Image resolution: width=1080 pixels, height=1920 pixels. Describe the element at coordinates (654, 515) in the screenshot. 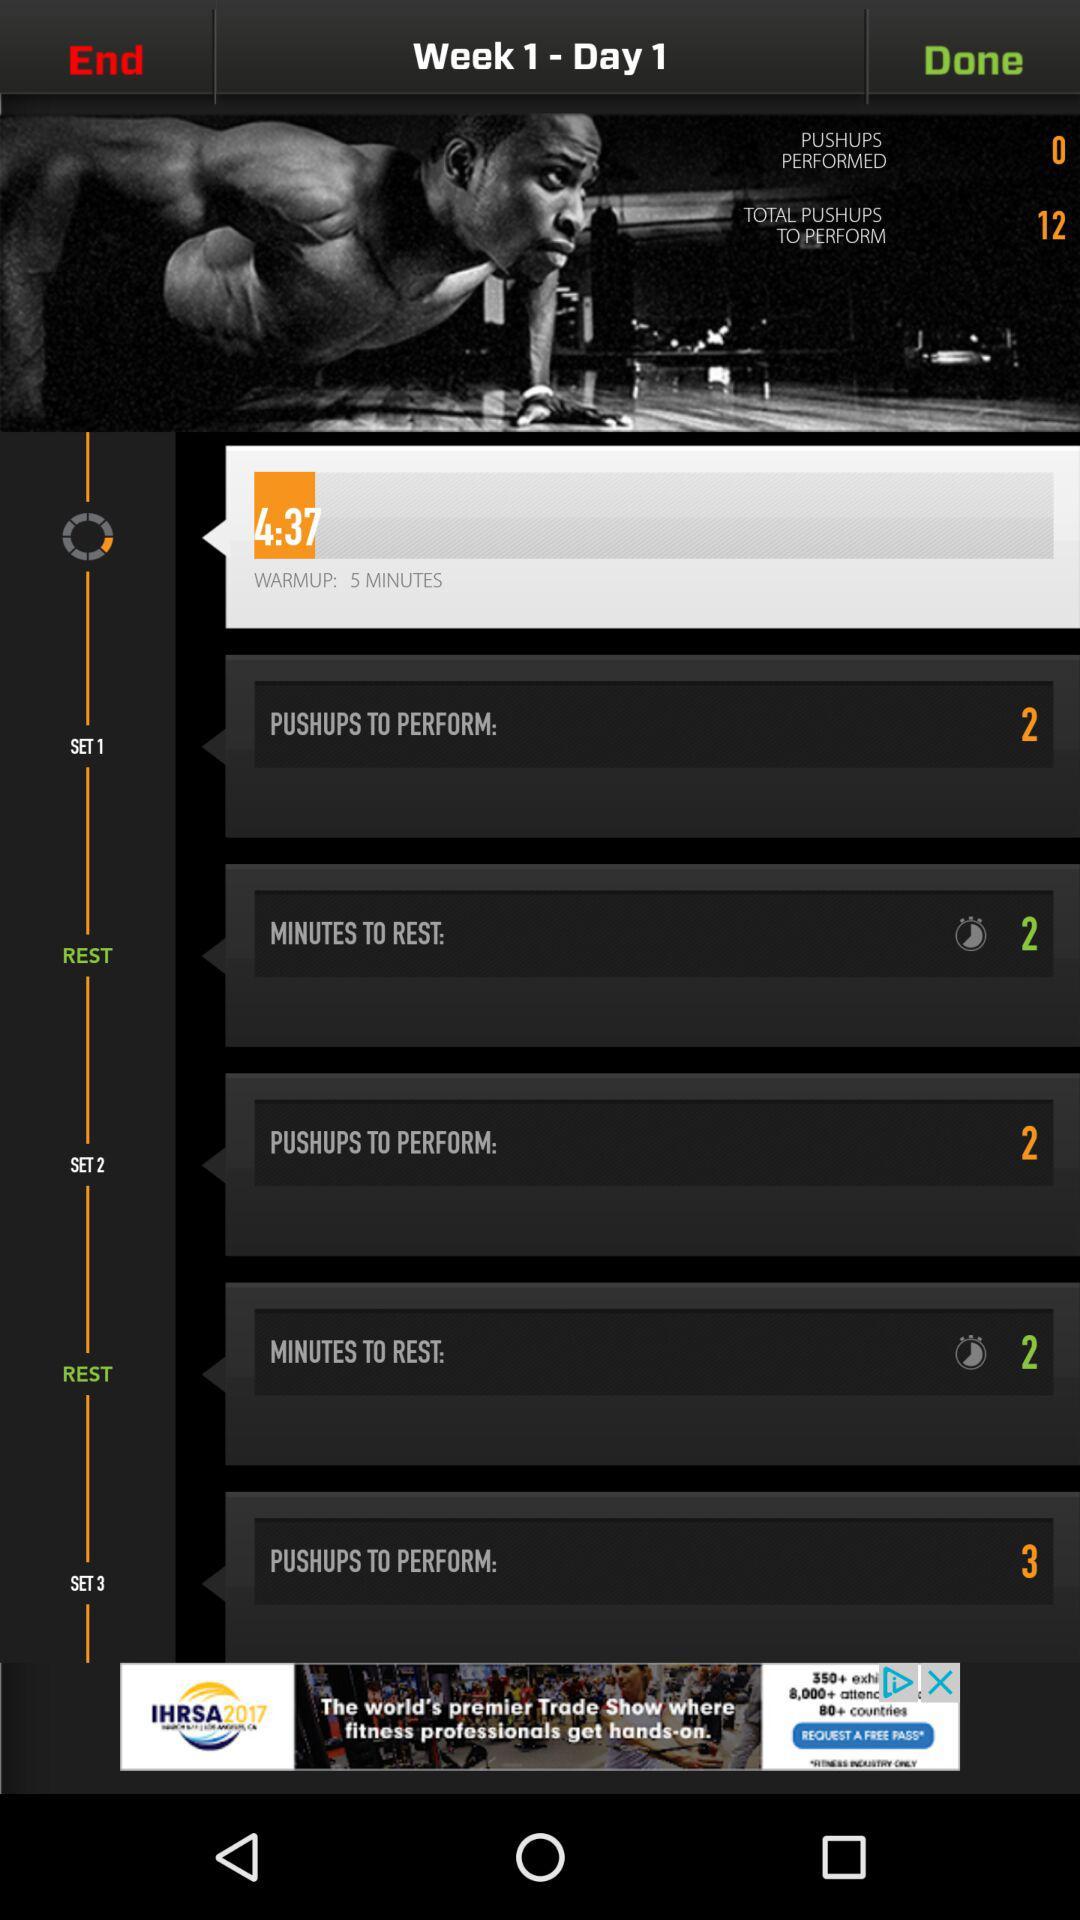

I see `437` at that location.